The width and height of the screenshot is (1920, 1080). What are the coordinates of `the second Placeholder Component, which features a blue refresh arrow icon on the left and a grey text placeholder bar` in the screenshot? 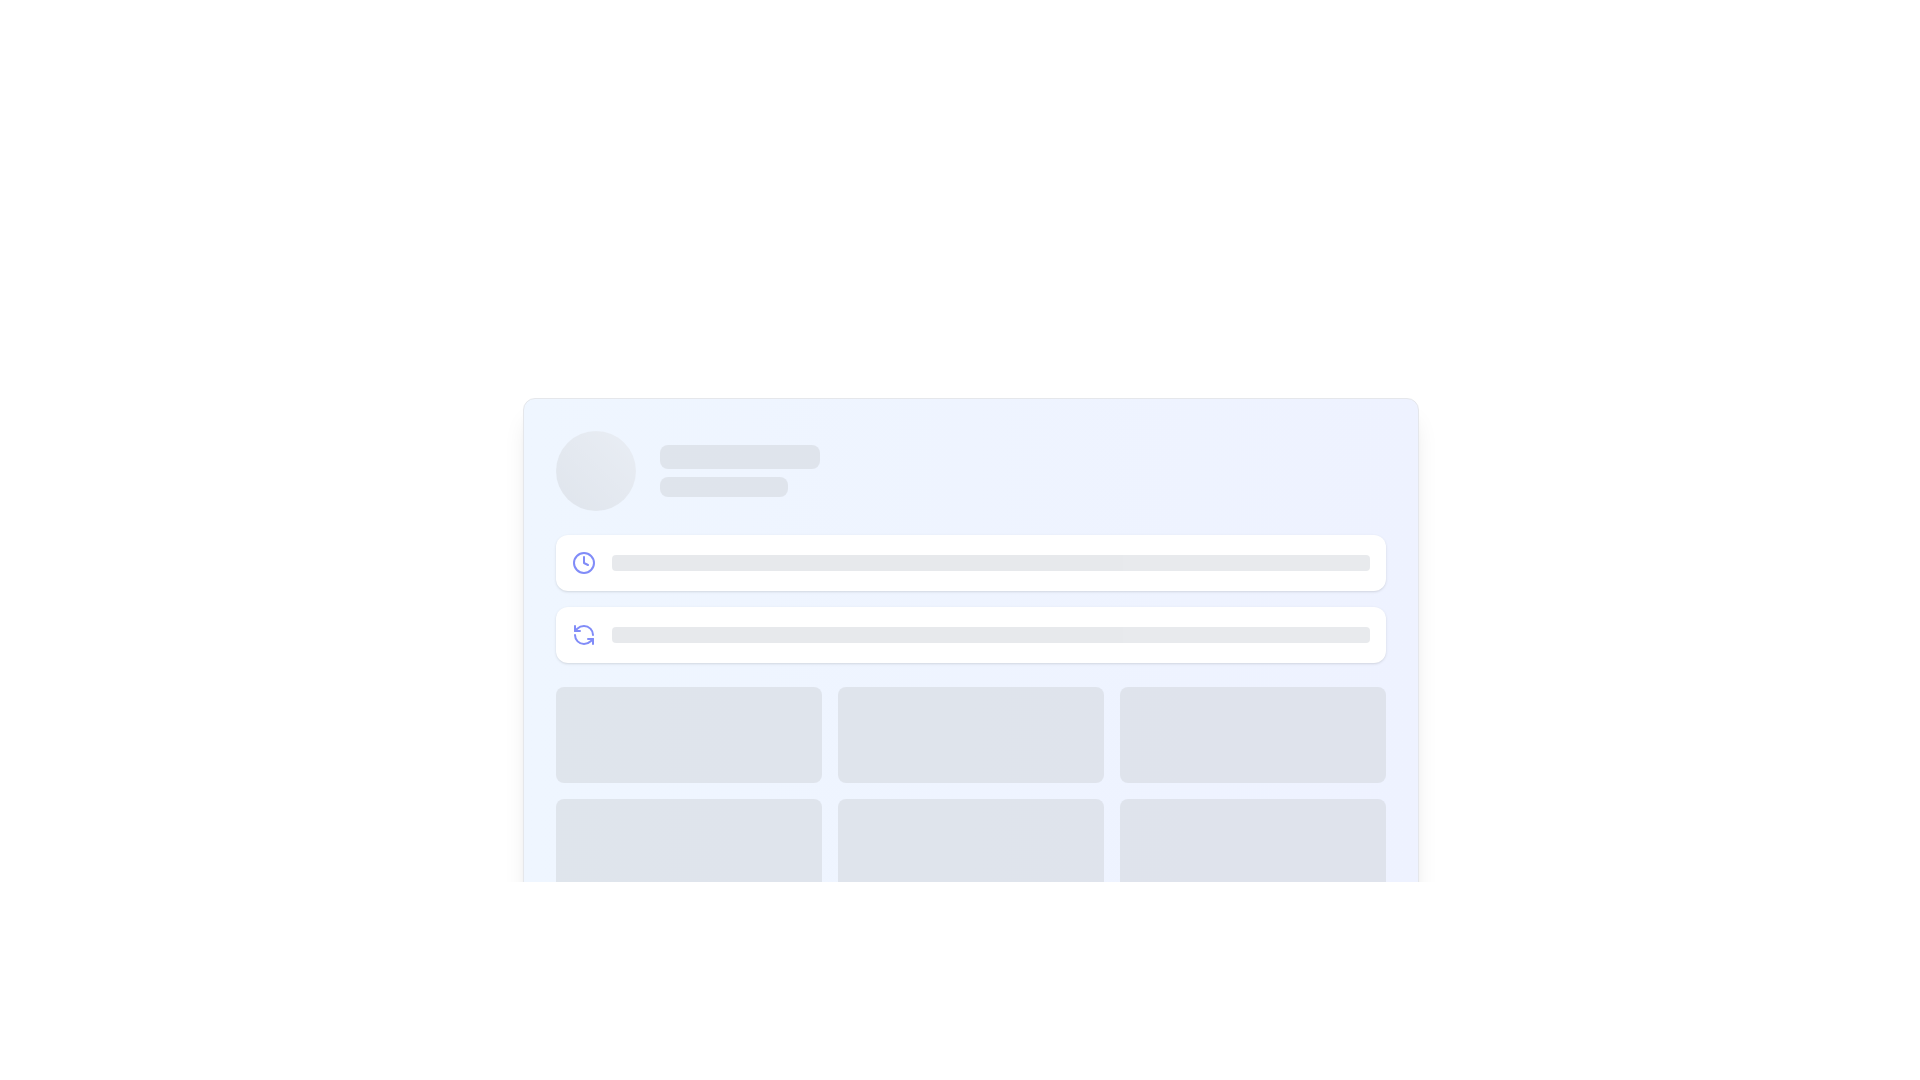 It's located at (970, 635).